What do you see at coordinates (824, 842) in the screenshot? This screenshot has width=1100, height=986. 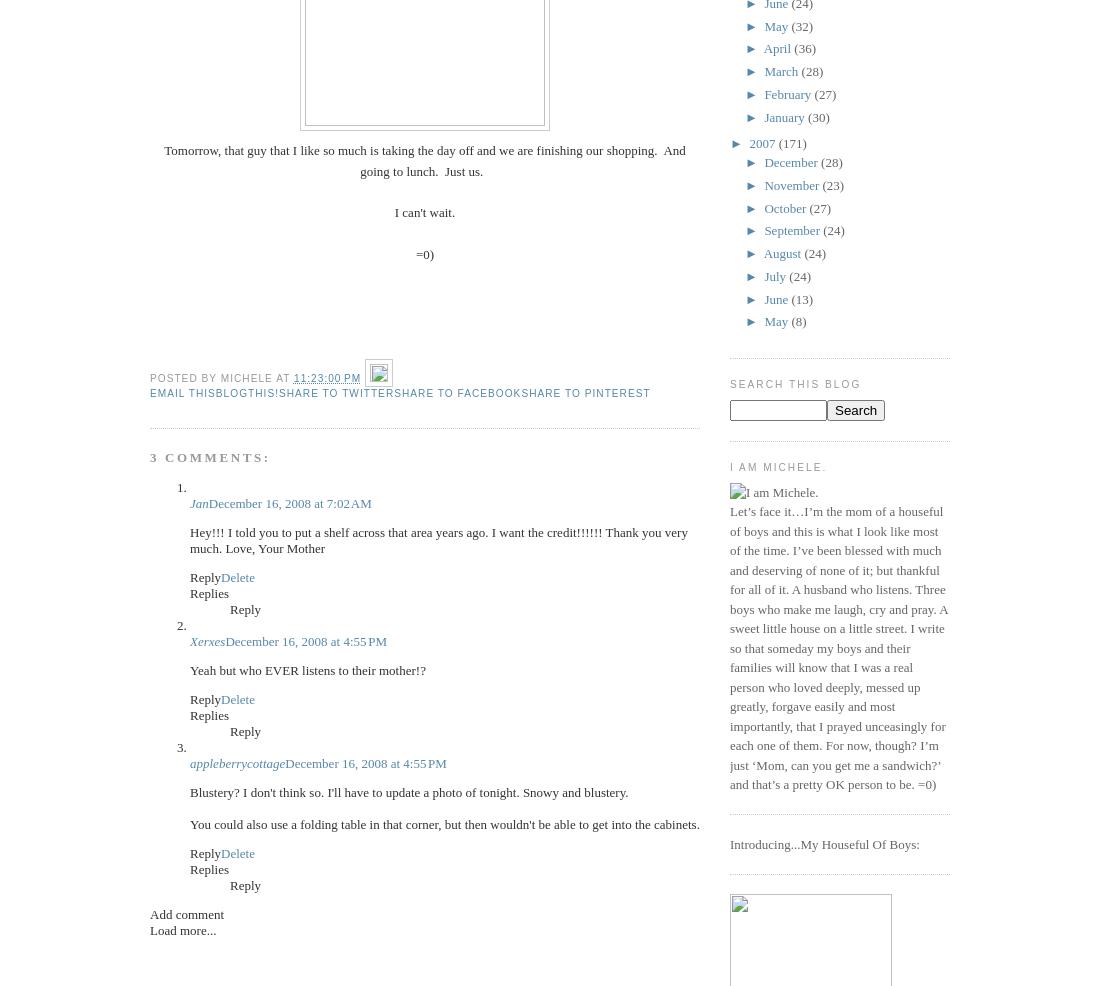 I see `'Introducing...My Houseful Of Boys:'` at bounding box center [824, 842].